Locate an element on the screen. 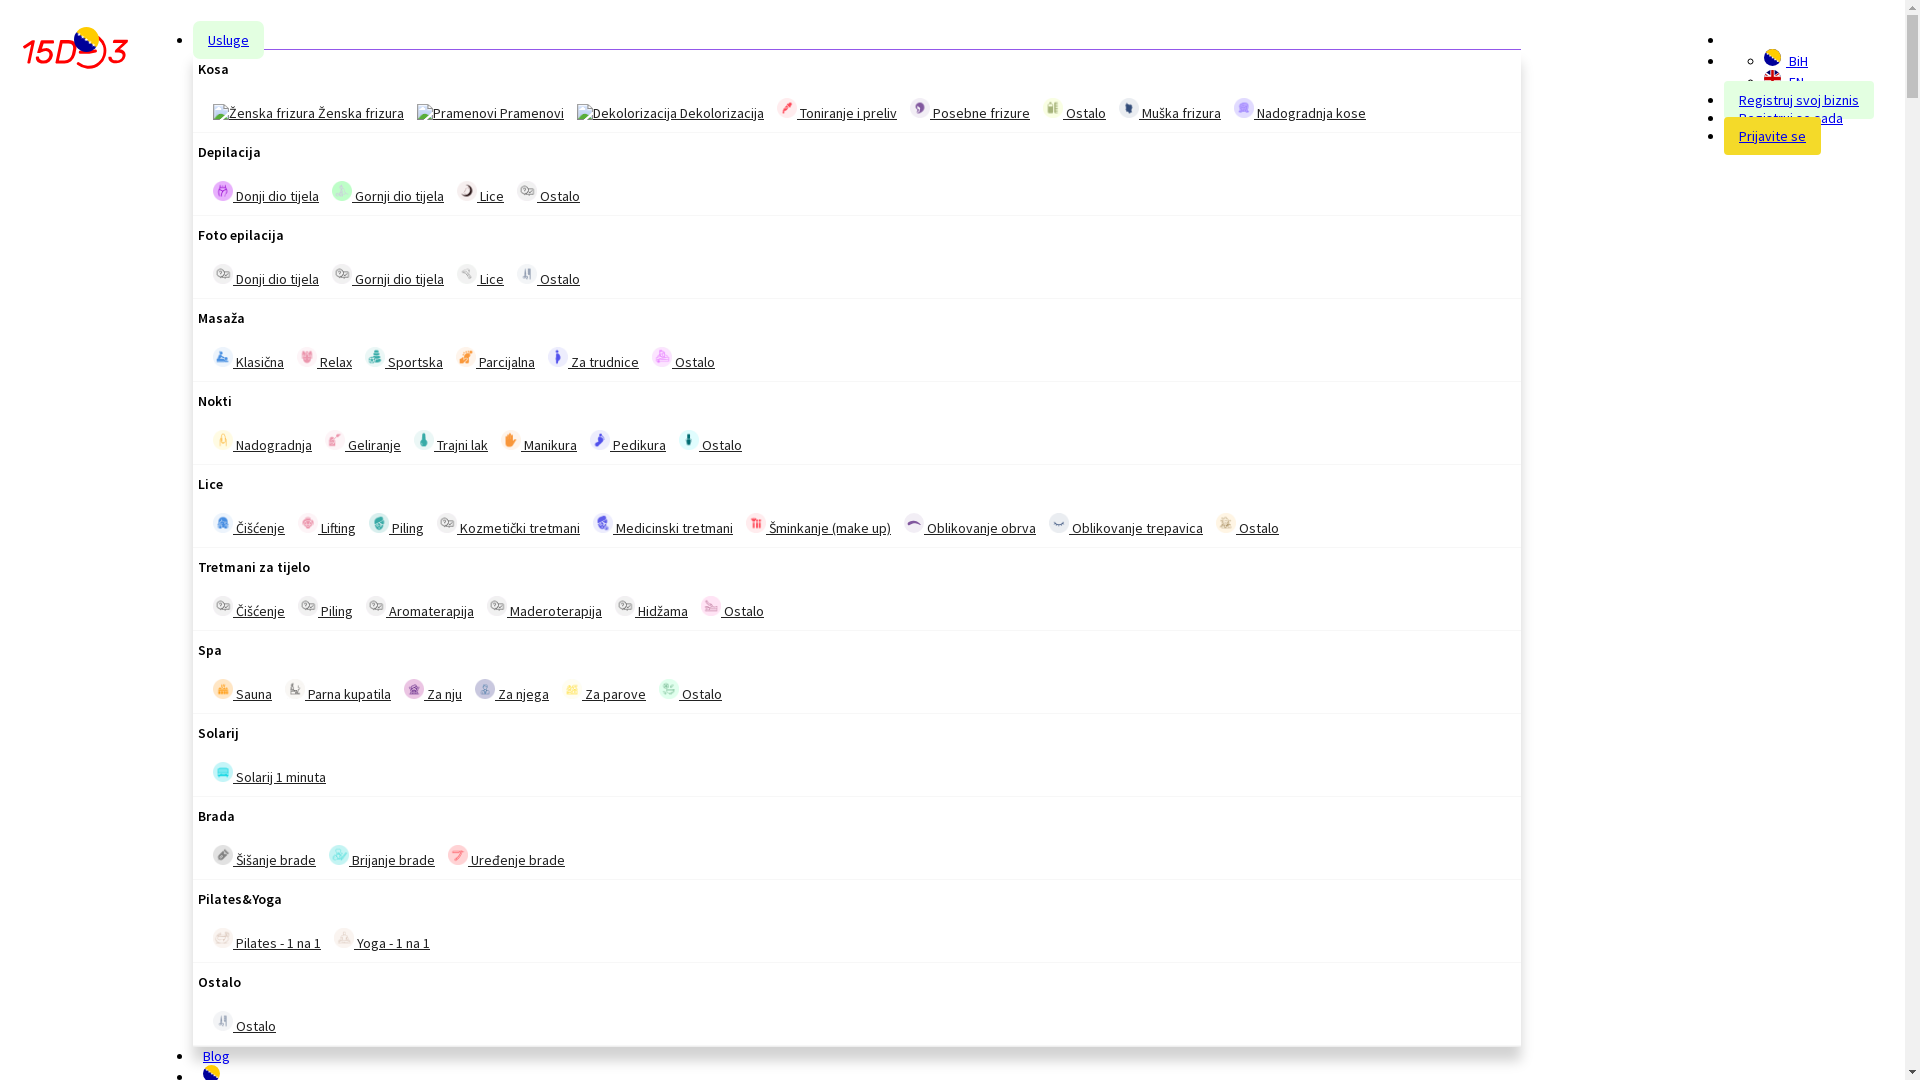 This screenshot has height=1080, width=1920. 'Blog' is located at coordinates (192, 1055).